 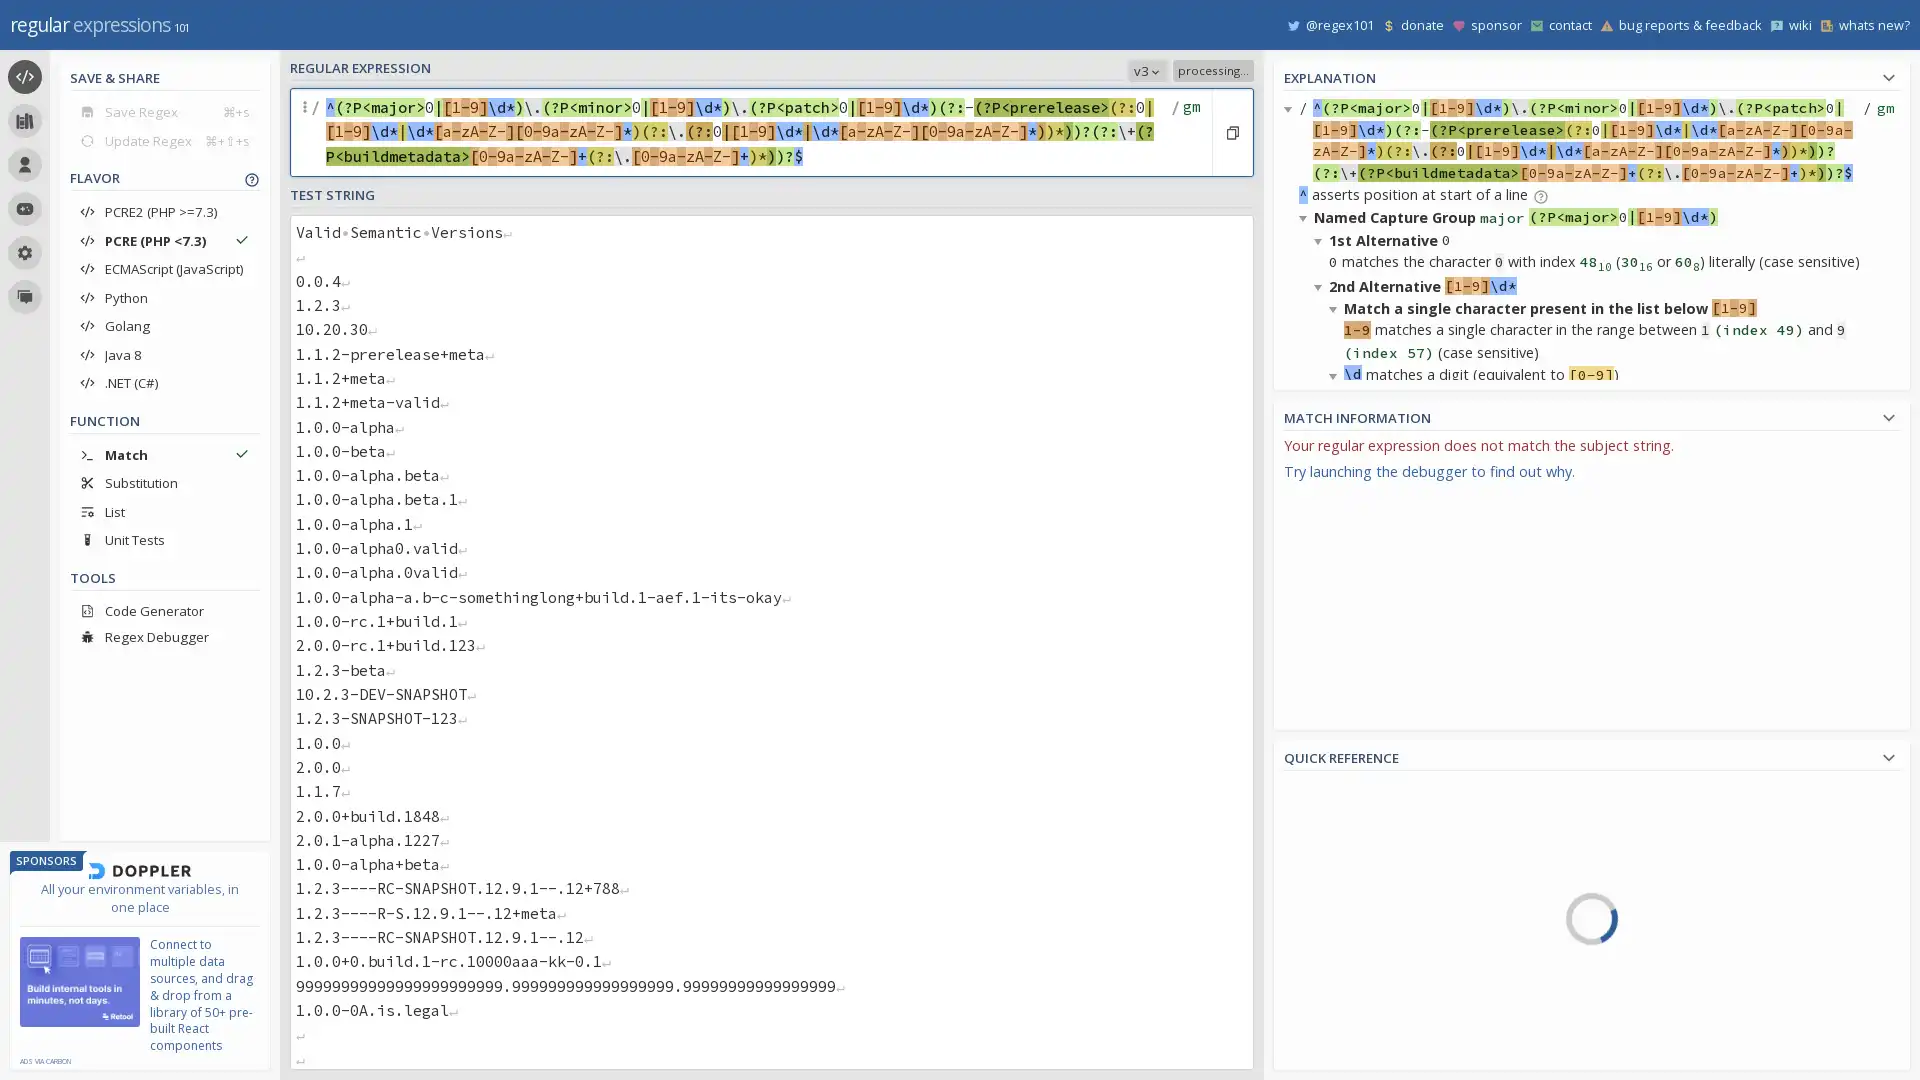 I want to click on A character in the range: a-z or A-Z [a-zA-Z], so click(x=1691, y=906).